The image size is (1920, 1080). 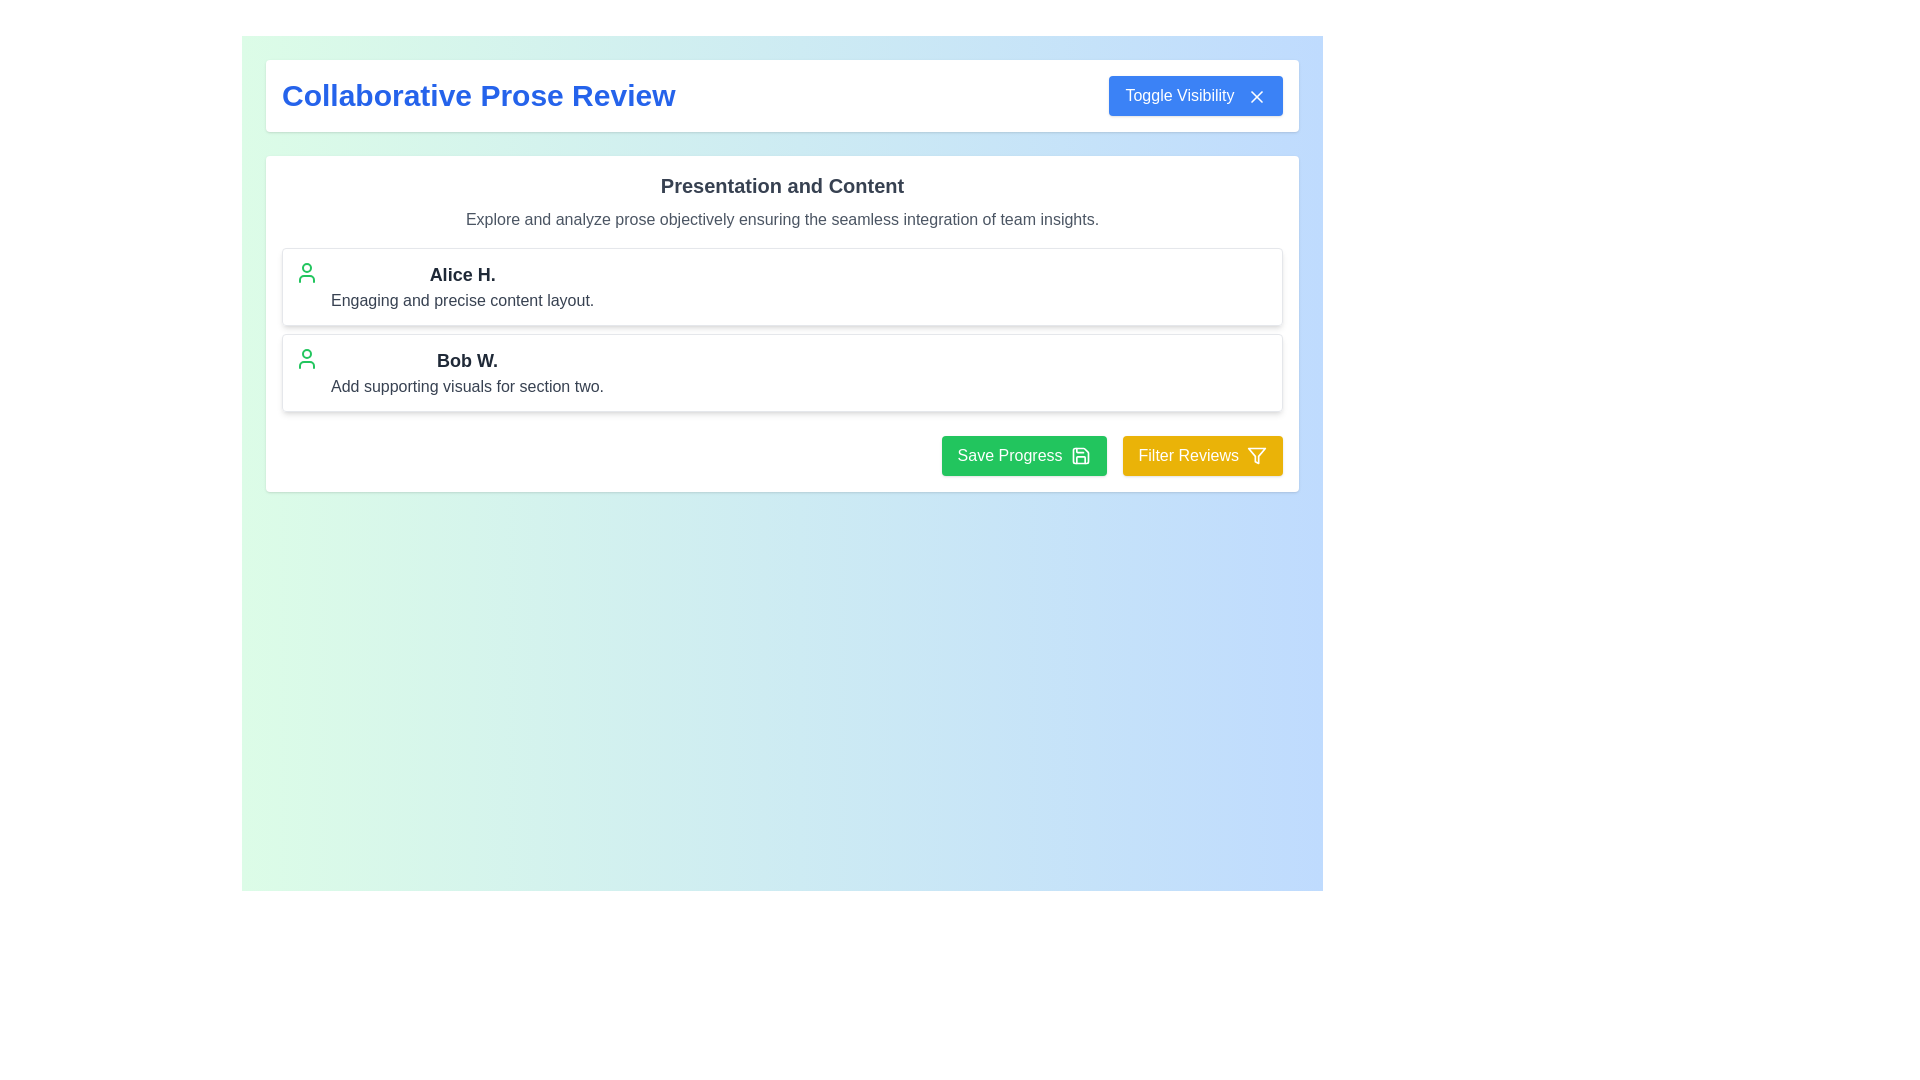 I want to click on the static text element that contains the phrase 'Explore and analyze prose objectively ensuring the seamless integration of team insights.' located under the bold label 'Presentation and Content', so click(x=781, y=219).